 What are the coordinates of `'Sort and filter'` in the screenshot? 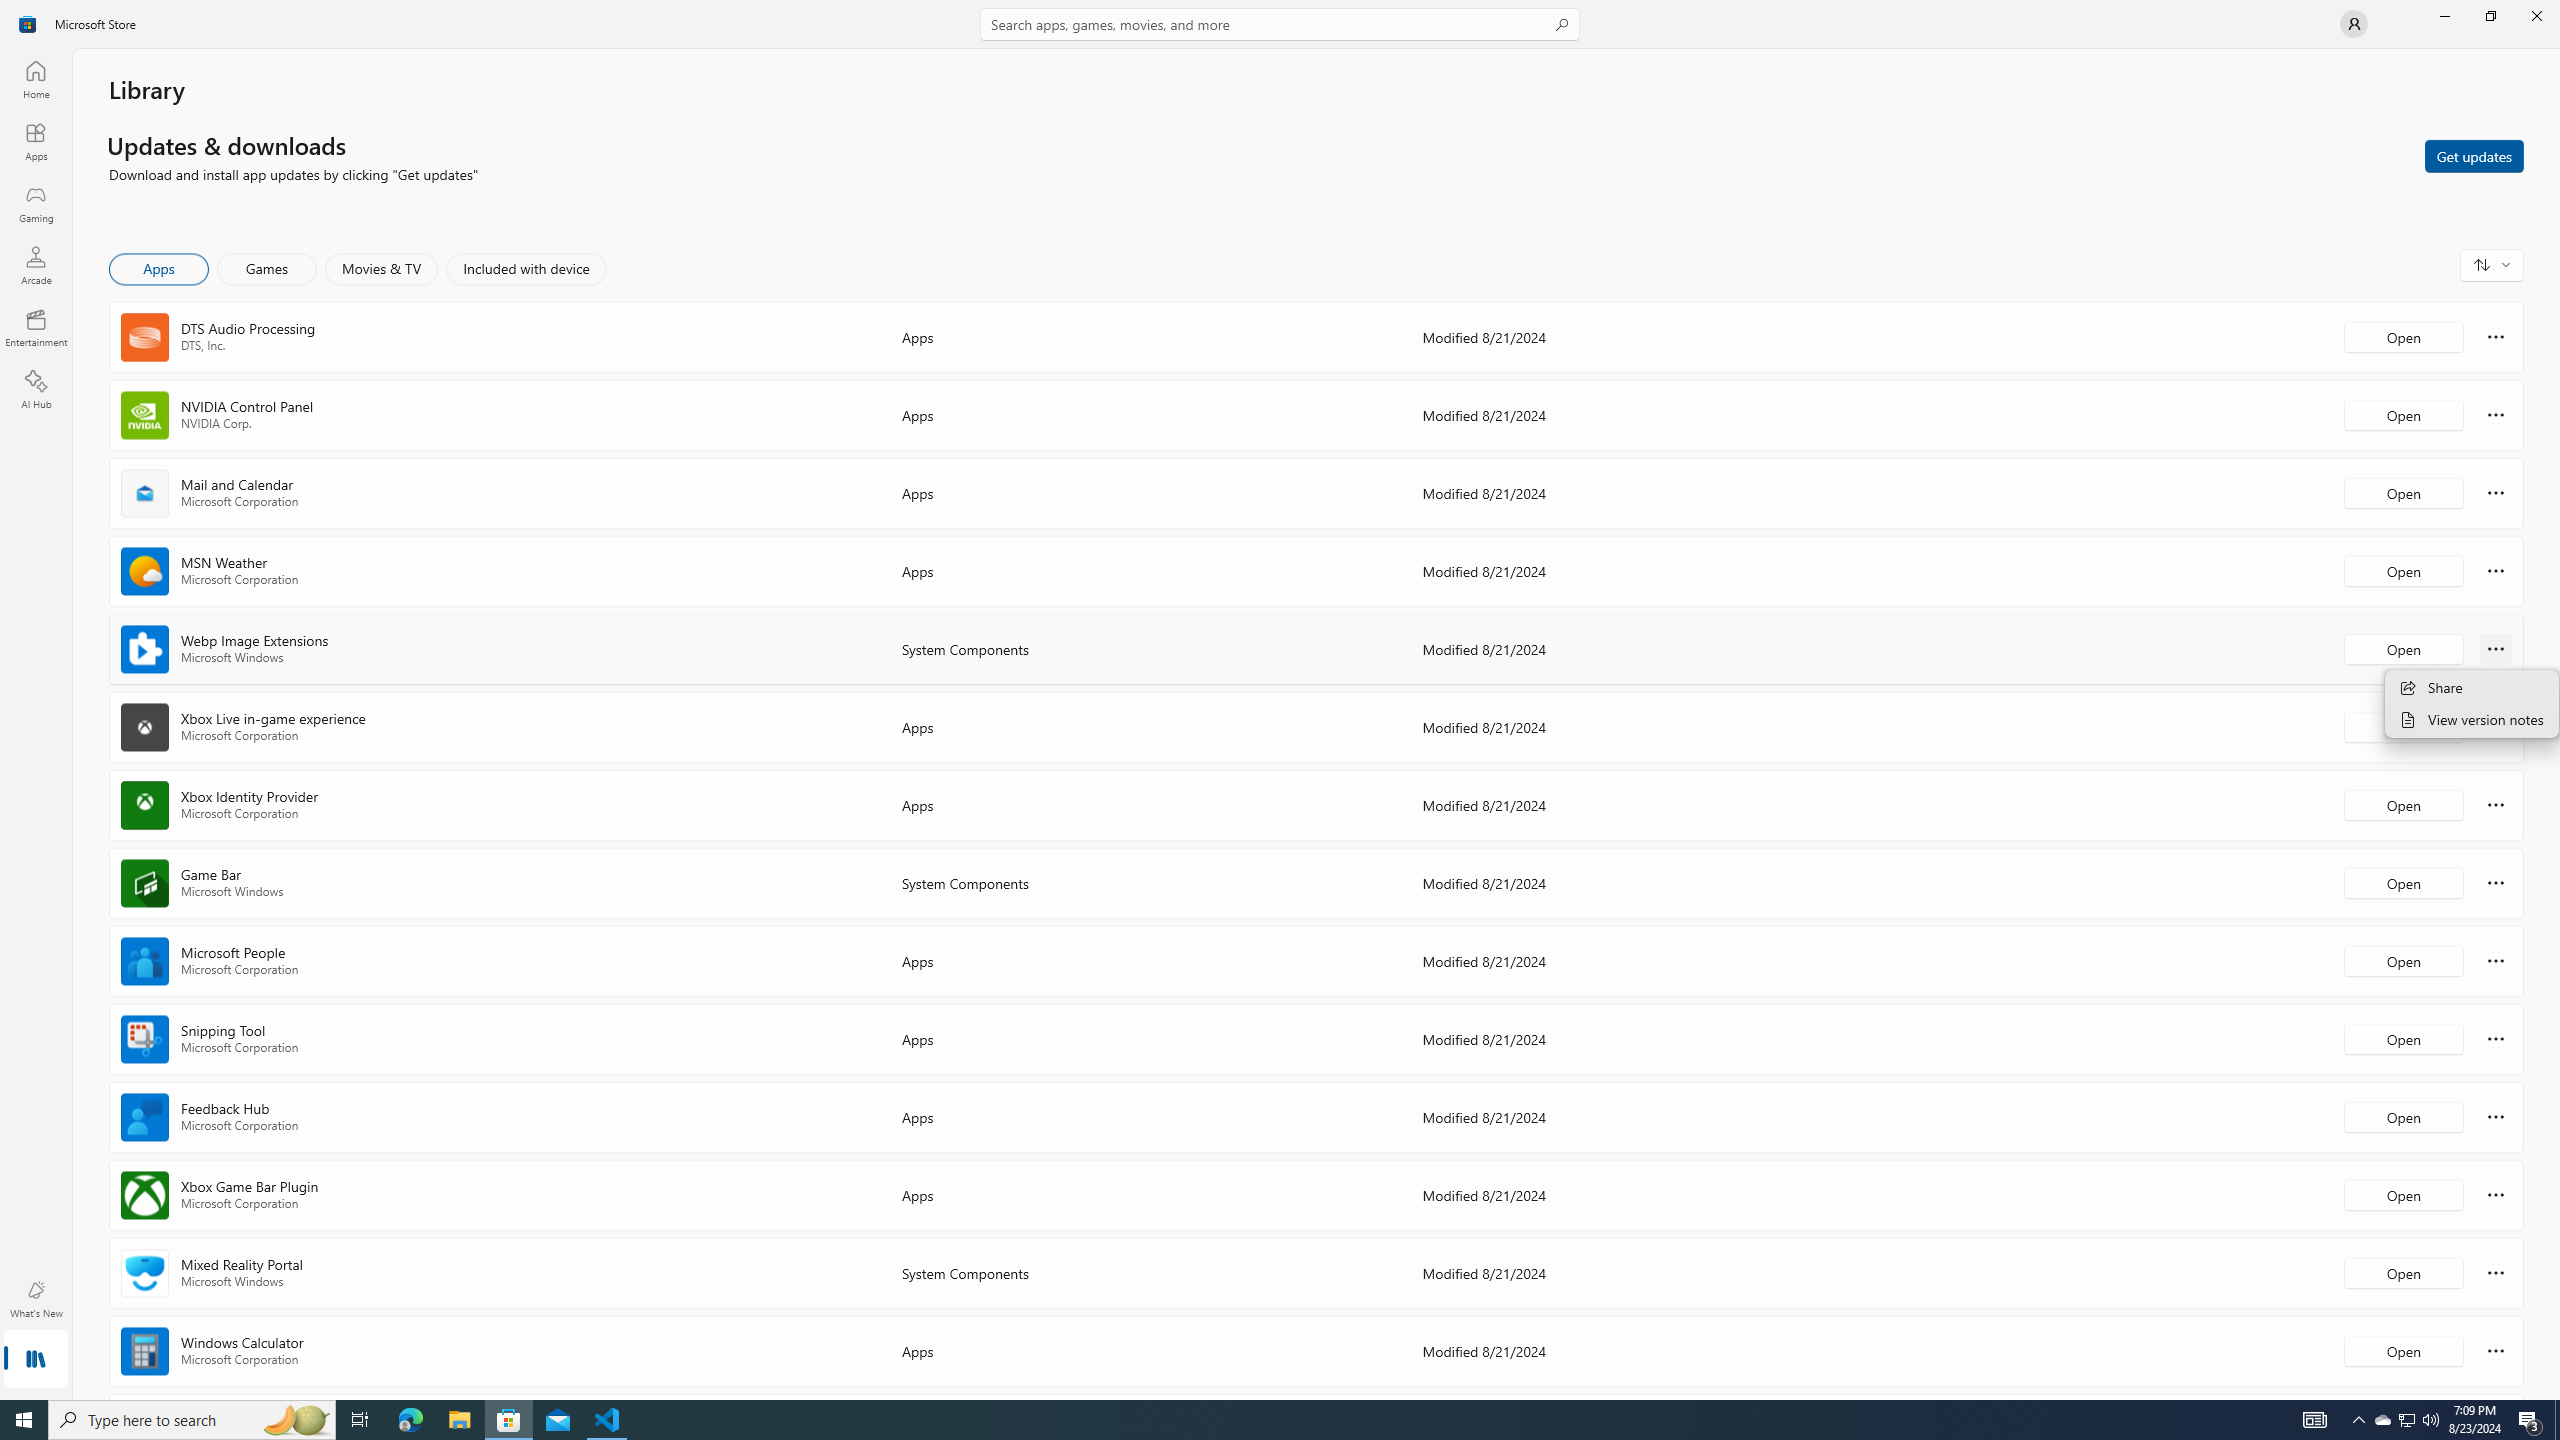 It's located at (2491, 264).